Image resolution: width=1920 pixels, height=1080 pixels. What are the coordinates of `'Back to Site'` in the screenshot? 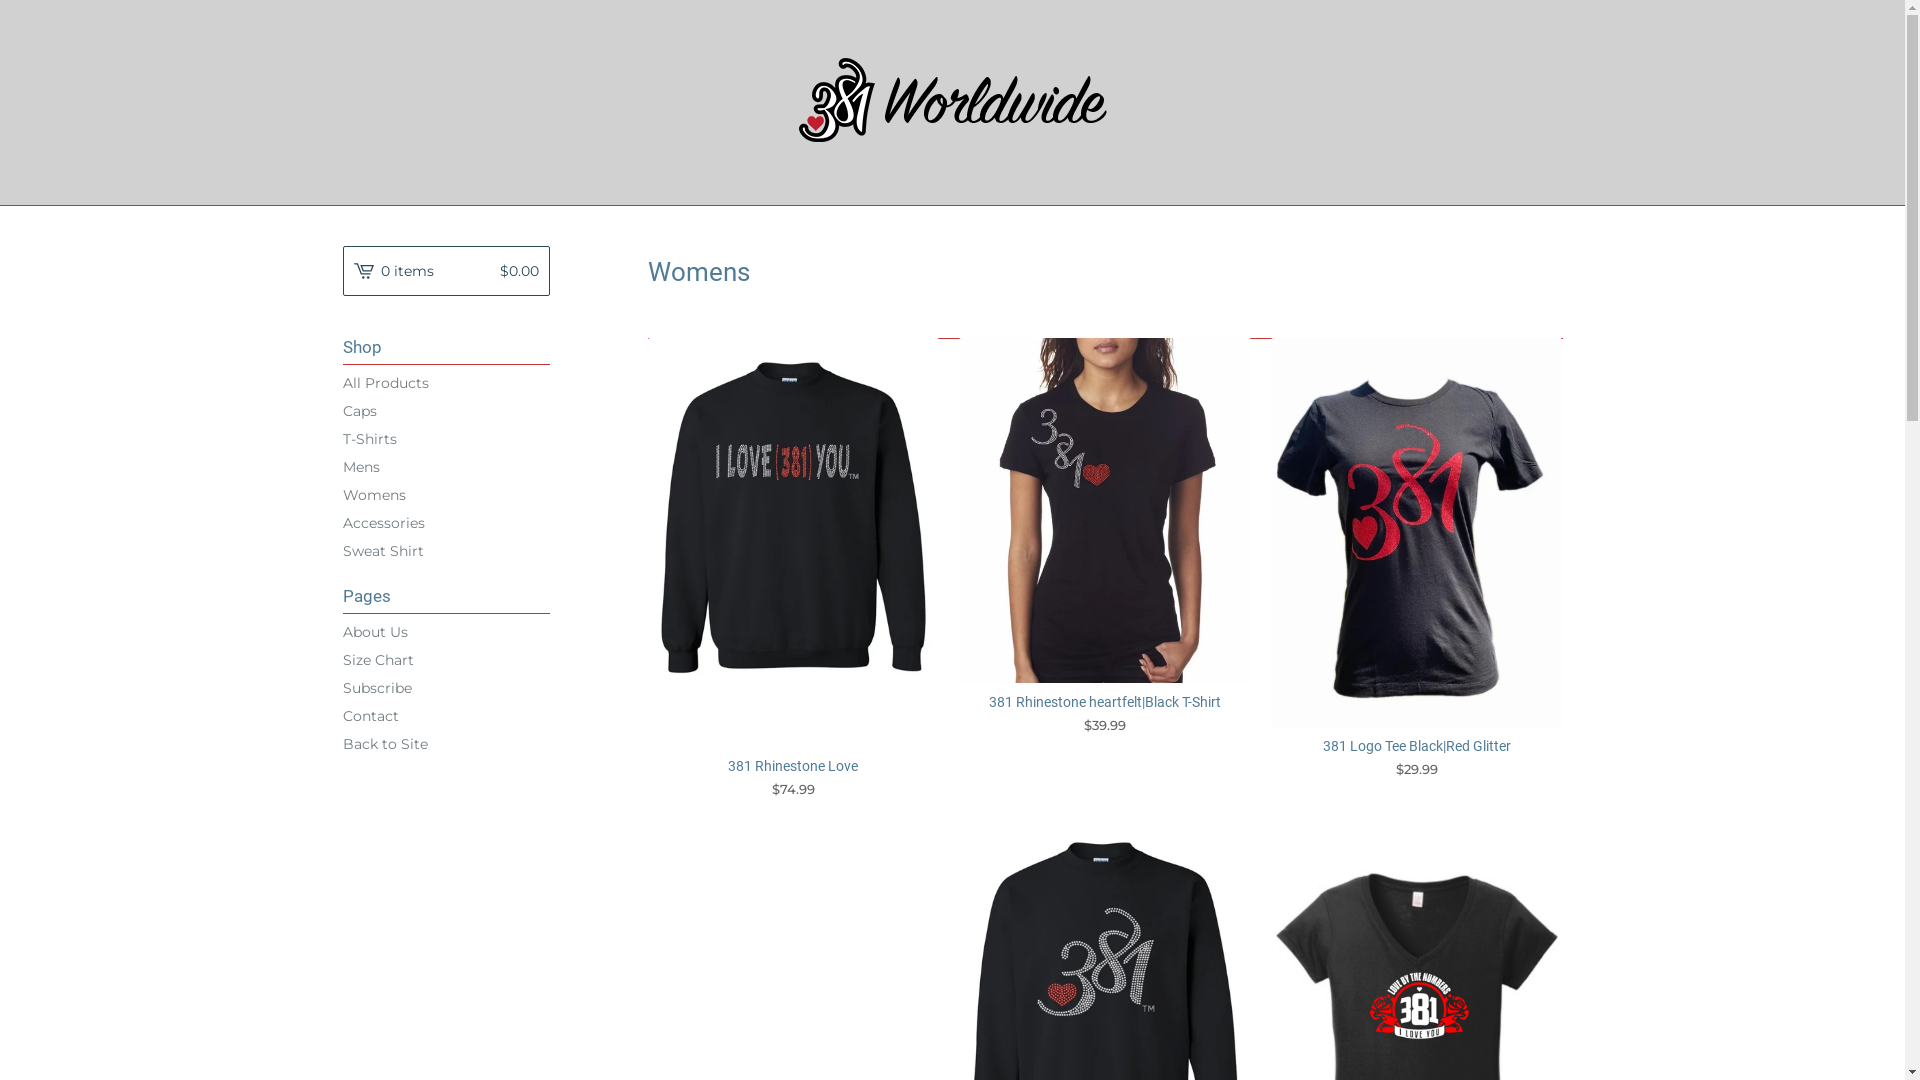 It's located at (444, 744).